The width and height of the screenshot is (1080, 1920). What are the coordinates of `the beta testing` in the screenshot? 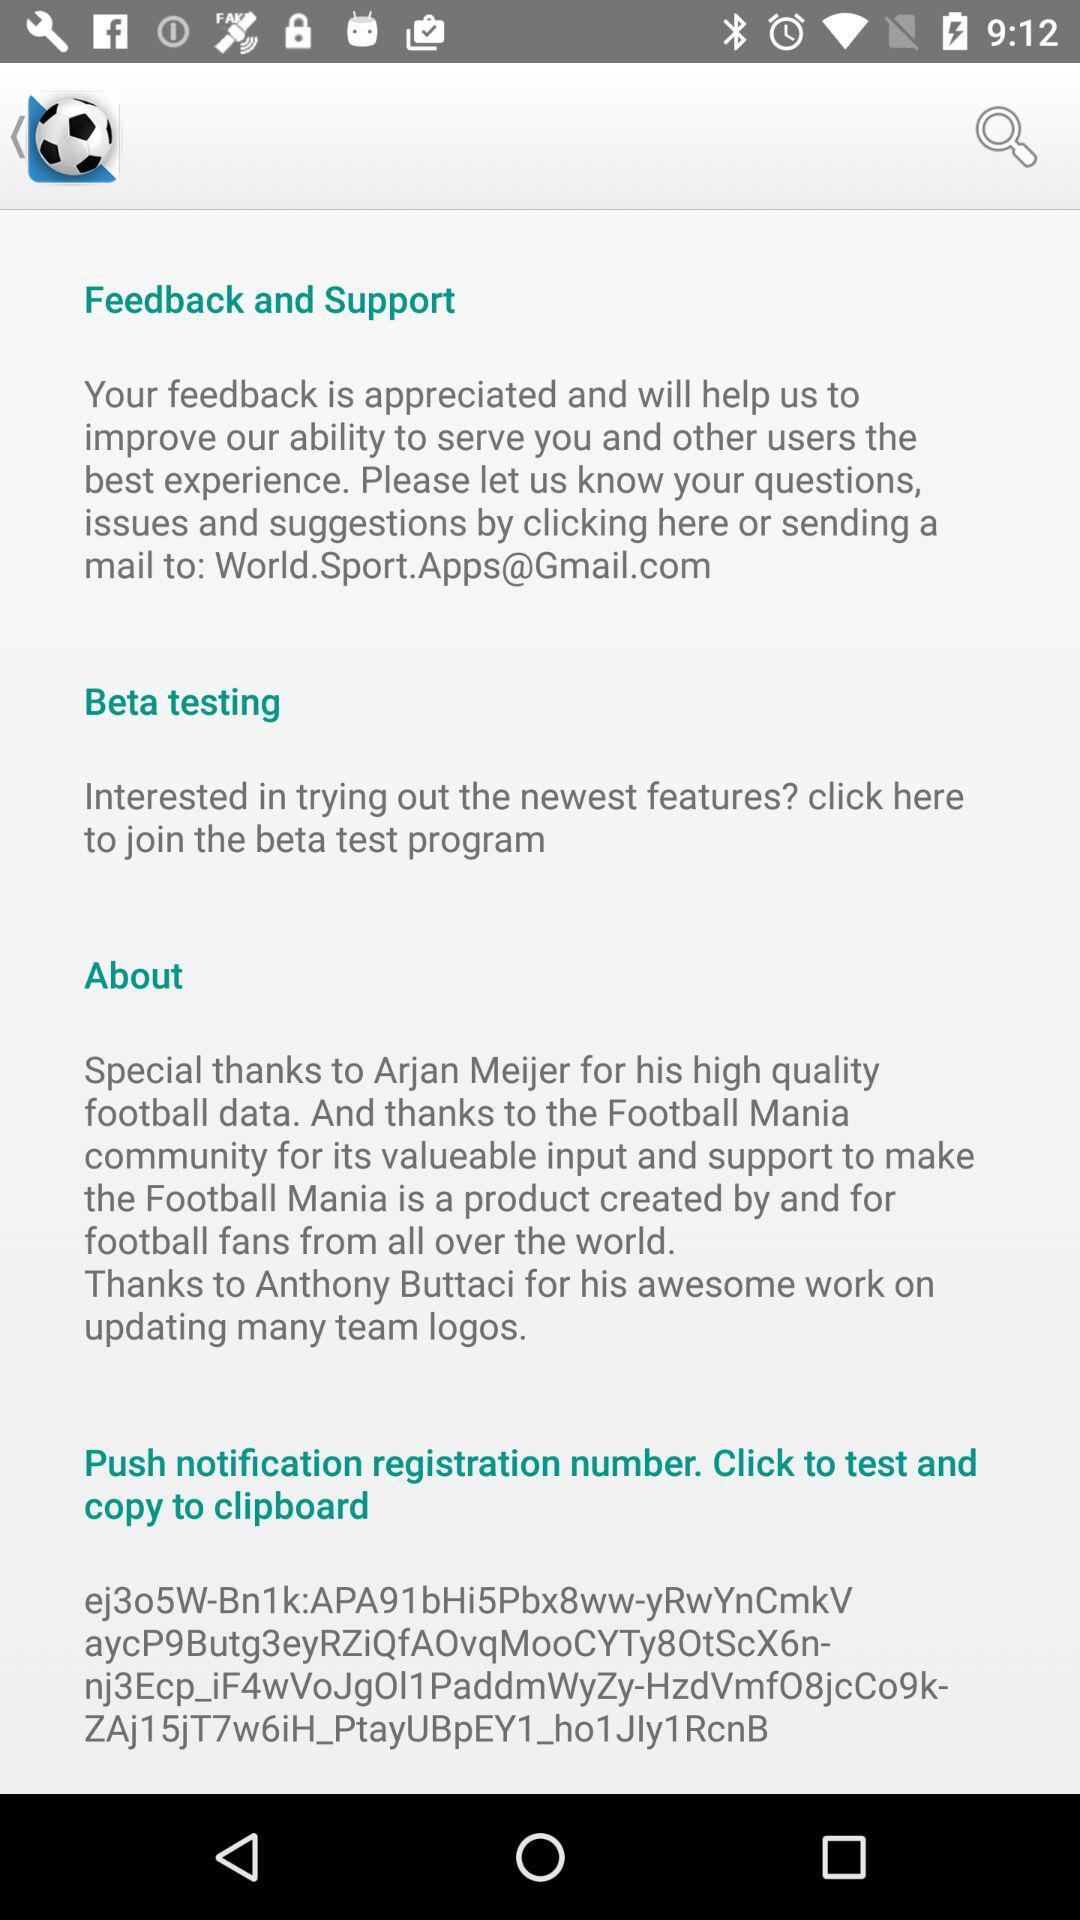 It's located at (540, 679).